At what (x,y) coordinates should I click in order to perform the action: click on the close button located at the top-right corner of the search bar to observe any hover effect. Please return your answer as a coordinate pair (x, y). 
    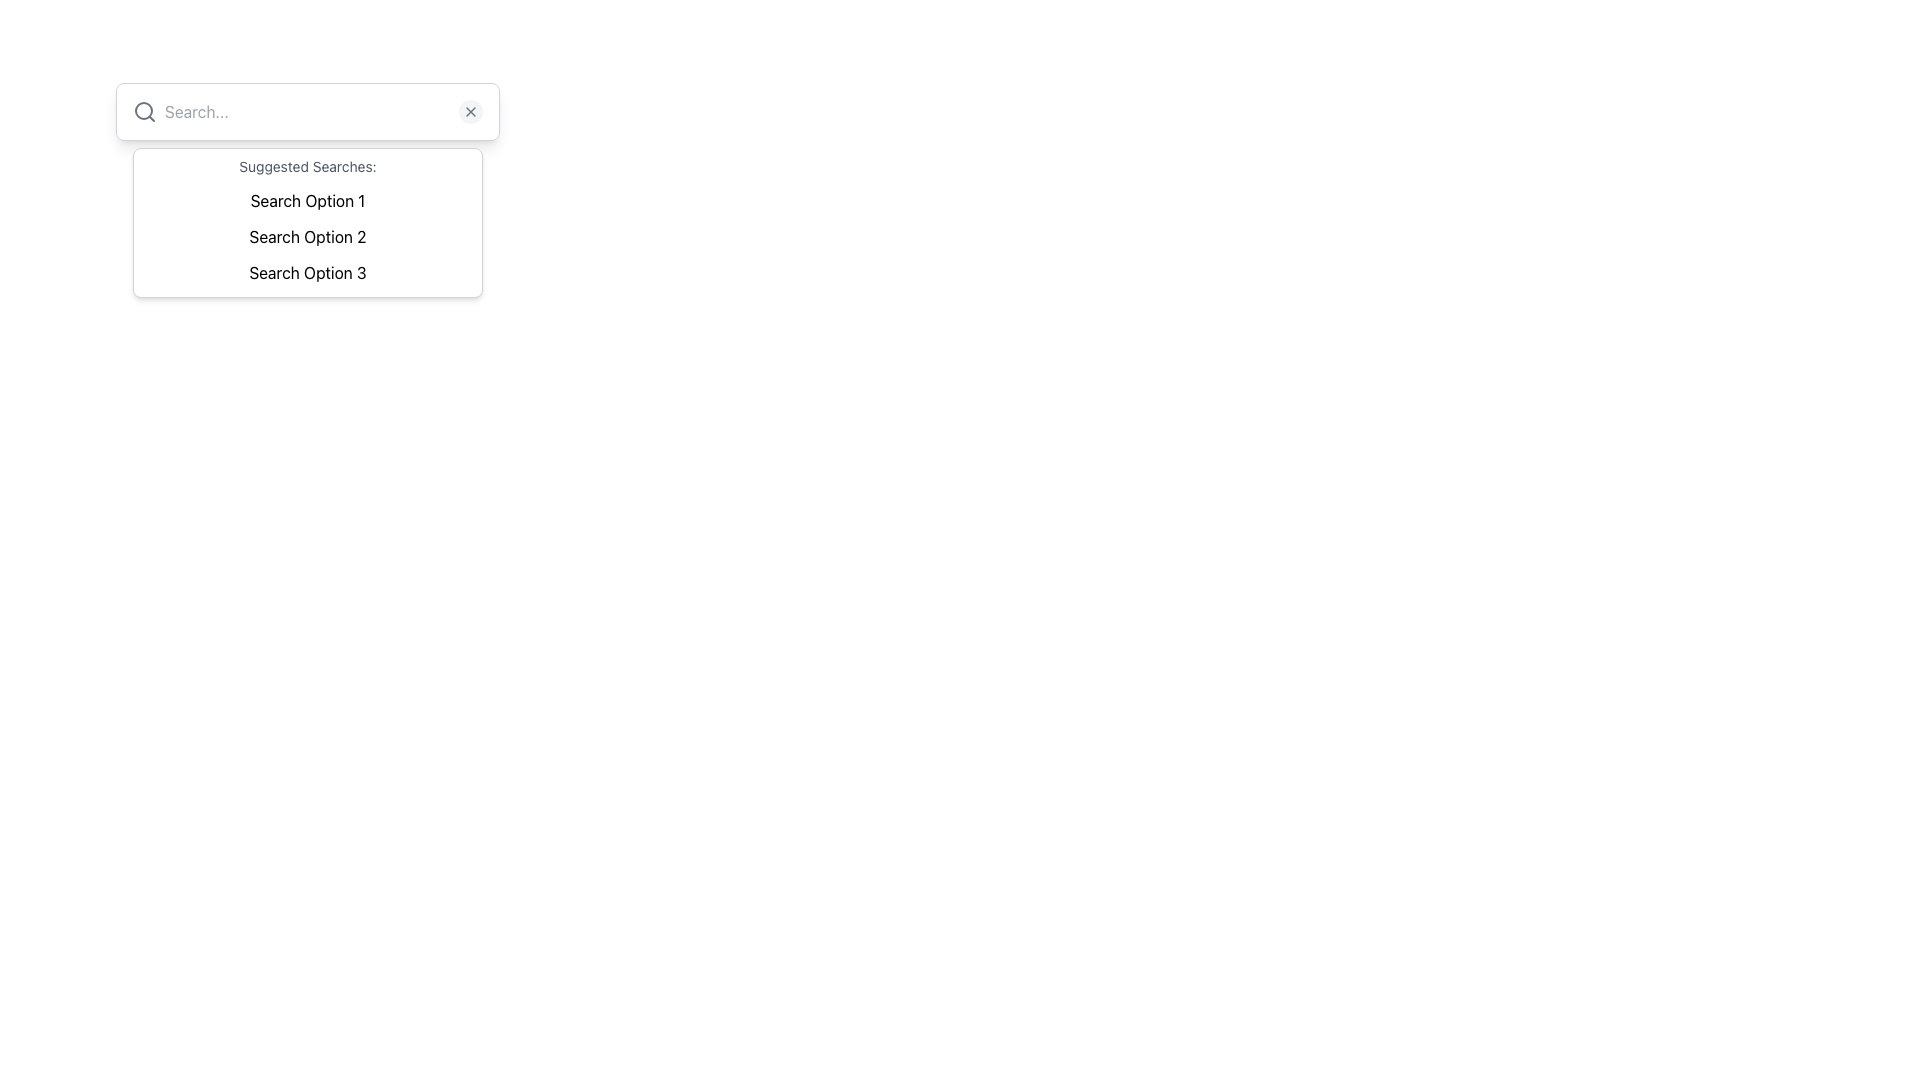
    Looking at the image, I should click on (469, 111).